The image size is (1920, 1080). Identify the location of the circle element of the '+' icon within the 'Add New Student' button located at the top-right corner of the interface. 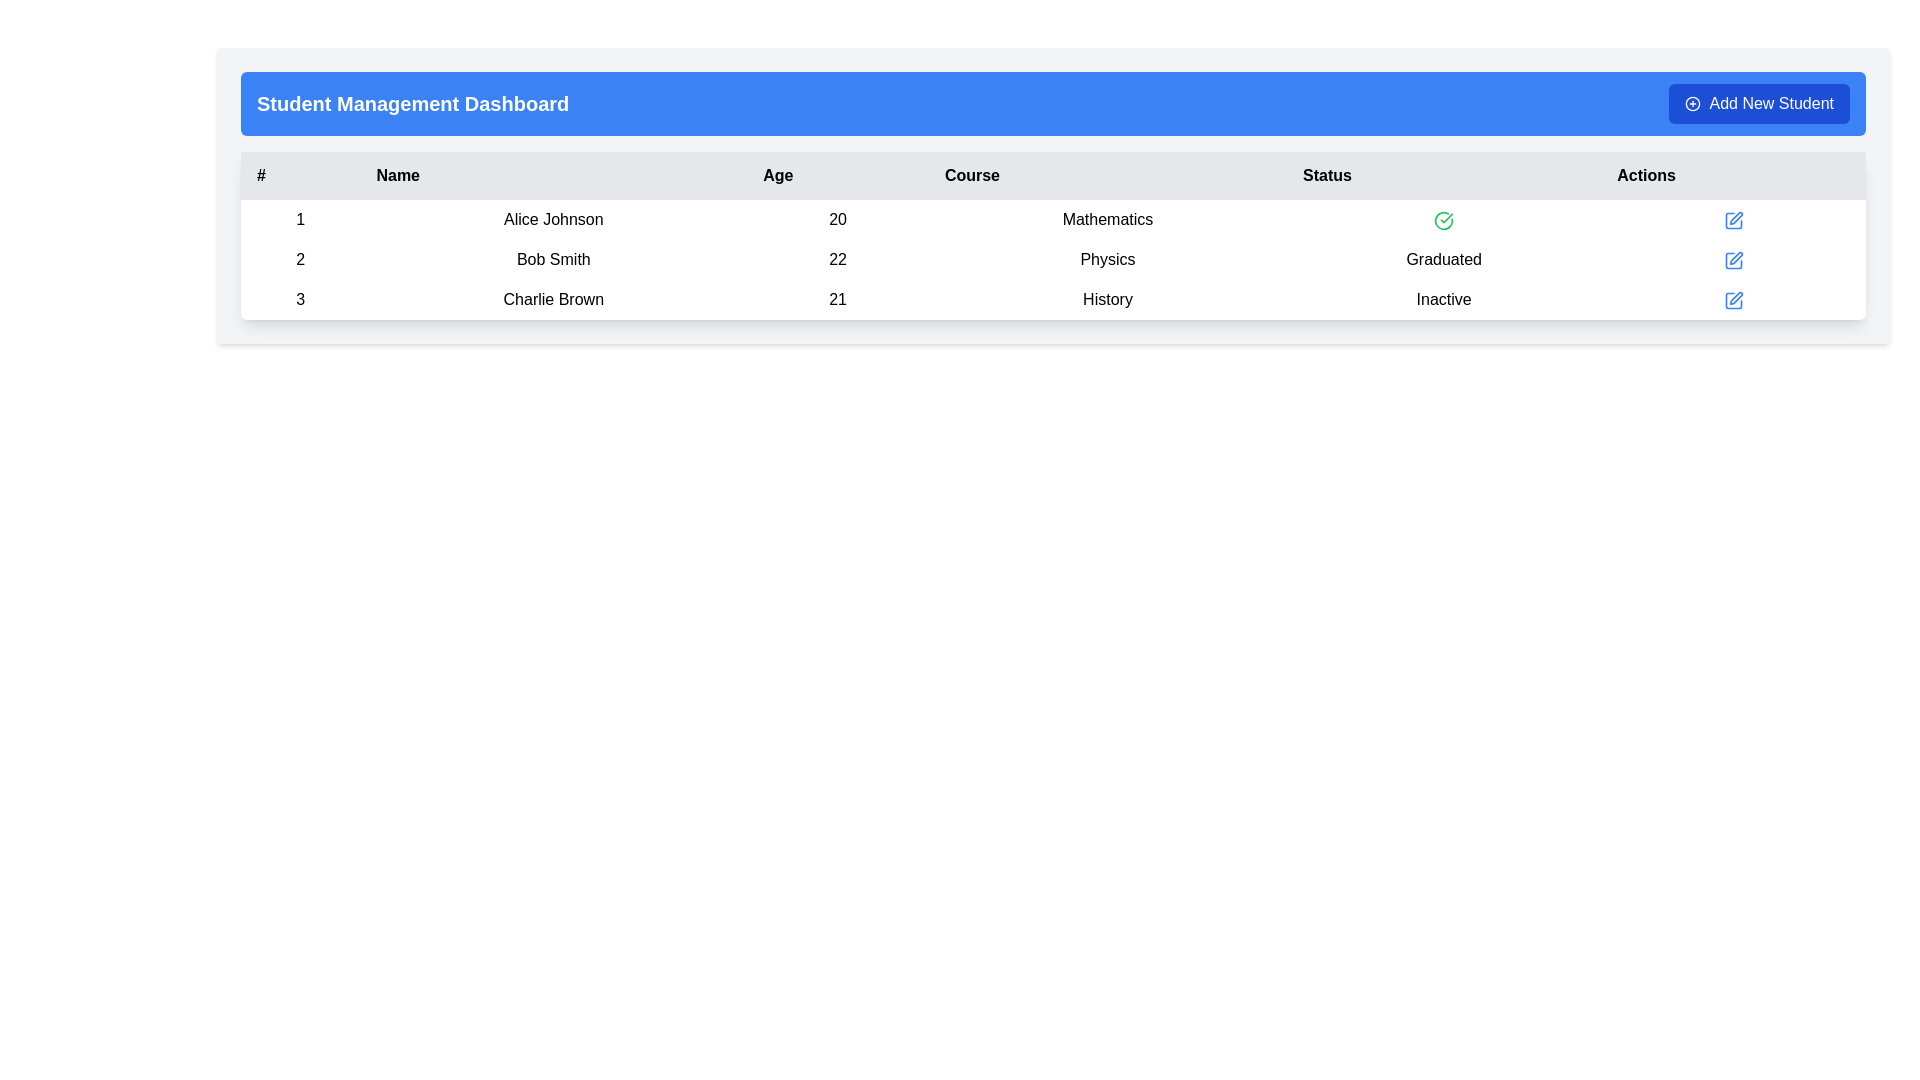
(1692, 104).